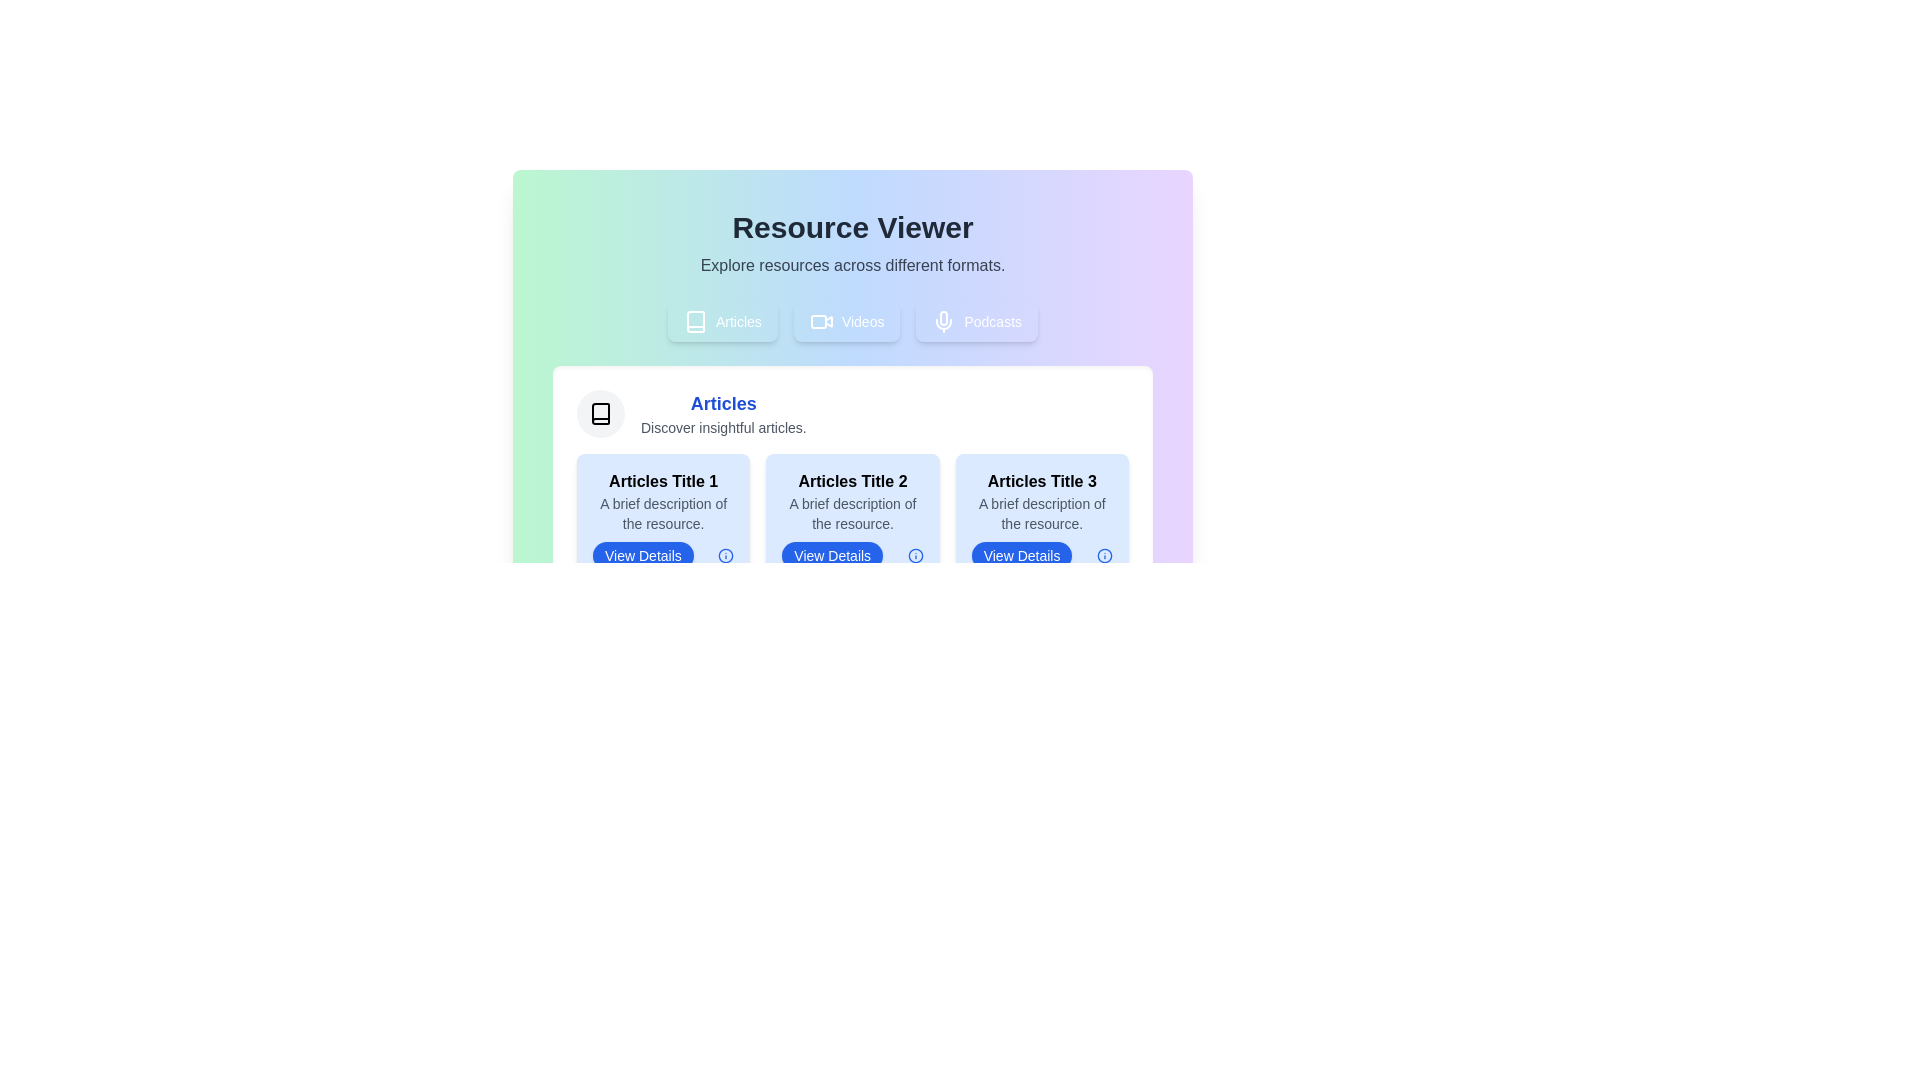 Image resolution: width=1920 pixels, height=1080 pixels. Describe the element at coordinates (599, 412) in the screenshot. I see `the Icon button representing the 'Articles' category, located at the top-left corner of the card labeled 'Articles'` at that location.